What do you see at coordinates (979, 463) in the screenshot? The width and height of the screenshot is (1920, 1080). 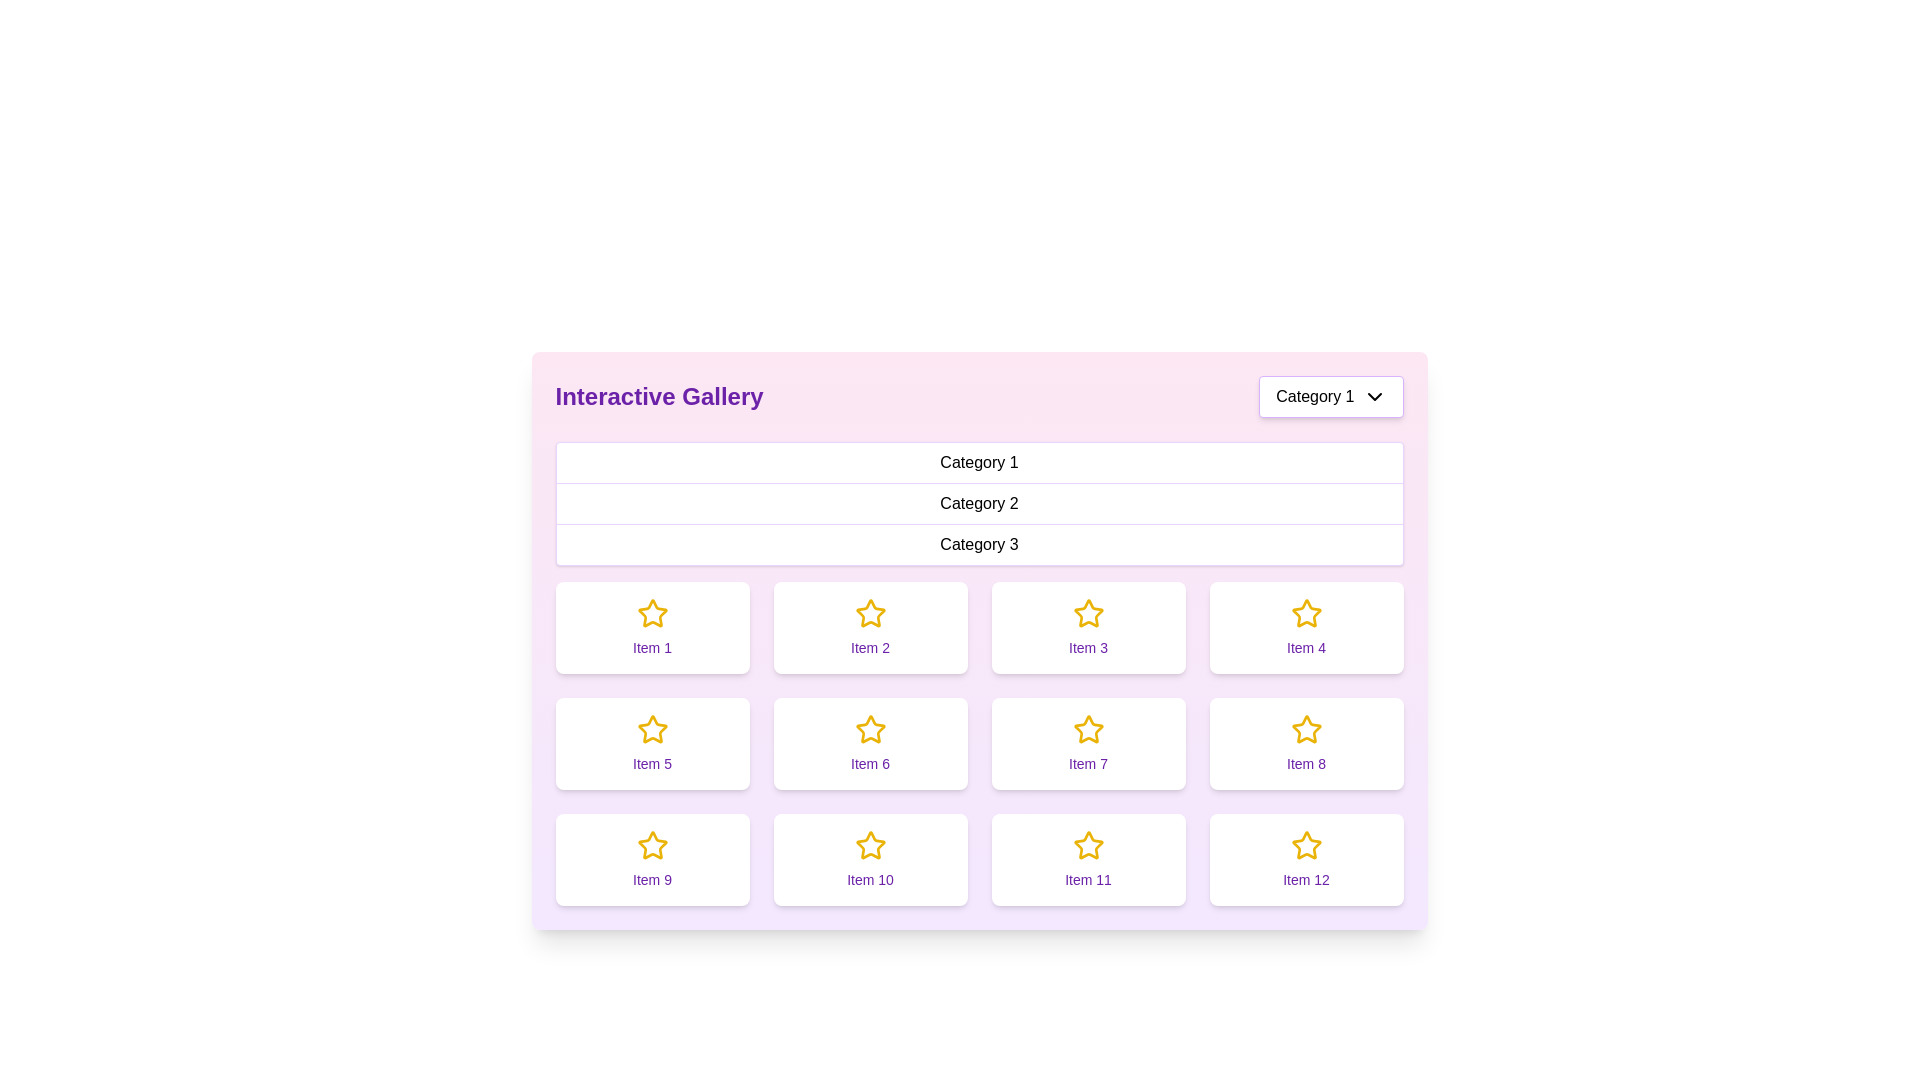 I see `the first category label in the vertical list of three categories` at bounding box center [979, 463].